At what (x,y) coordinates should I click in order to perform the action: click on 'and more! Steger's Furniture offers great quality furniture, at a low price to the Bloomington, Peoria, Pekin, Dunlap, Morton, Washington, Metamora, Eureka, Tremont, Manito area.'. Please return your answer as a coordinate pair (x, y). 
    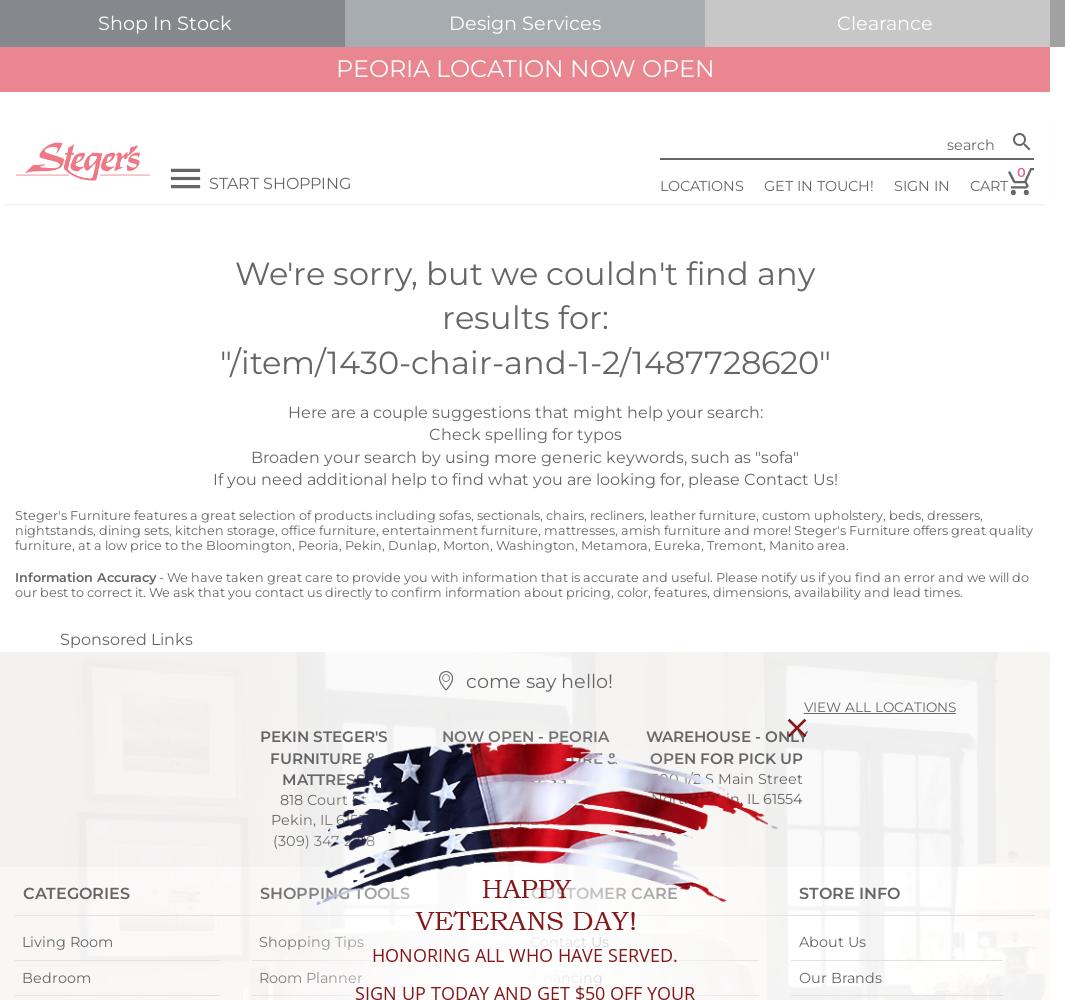
    Looking at the image, I should click on (522, 537).